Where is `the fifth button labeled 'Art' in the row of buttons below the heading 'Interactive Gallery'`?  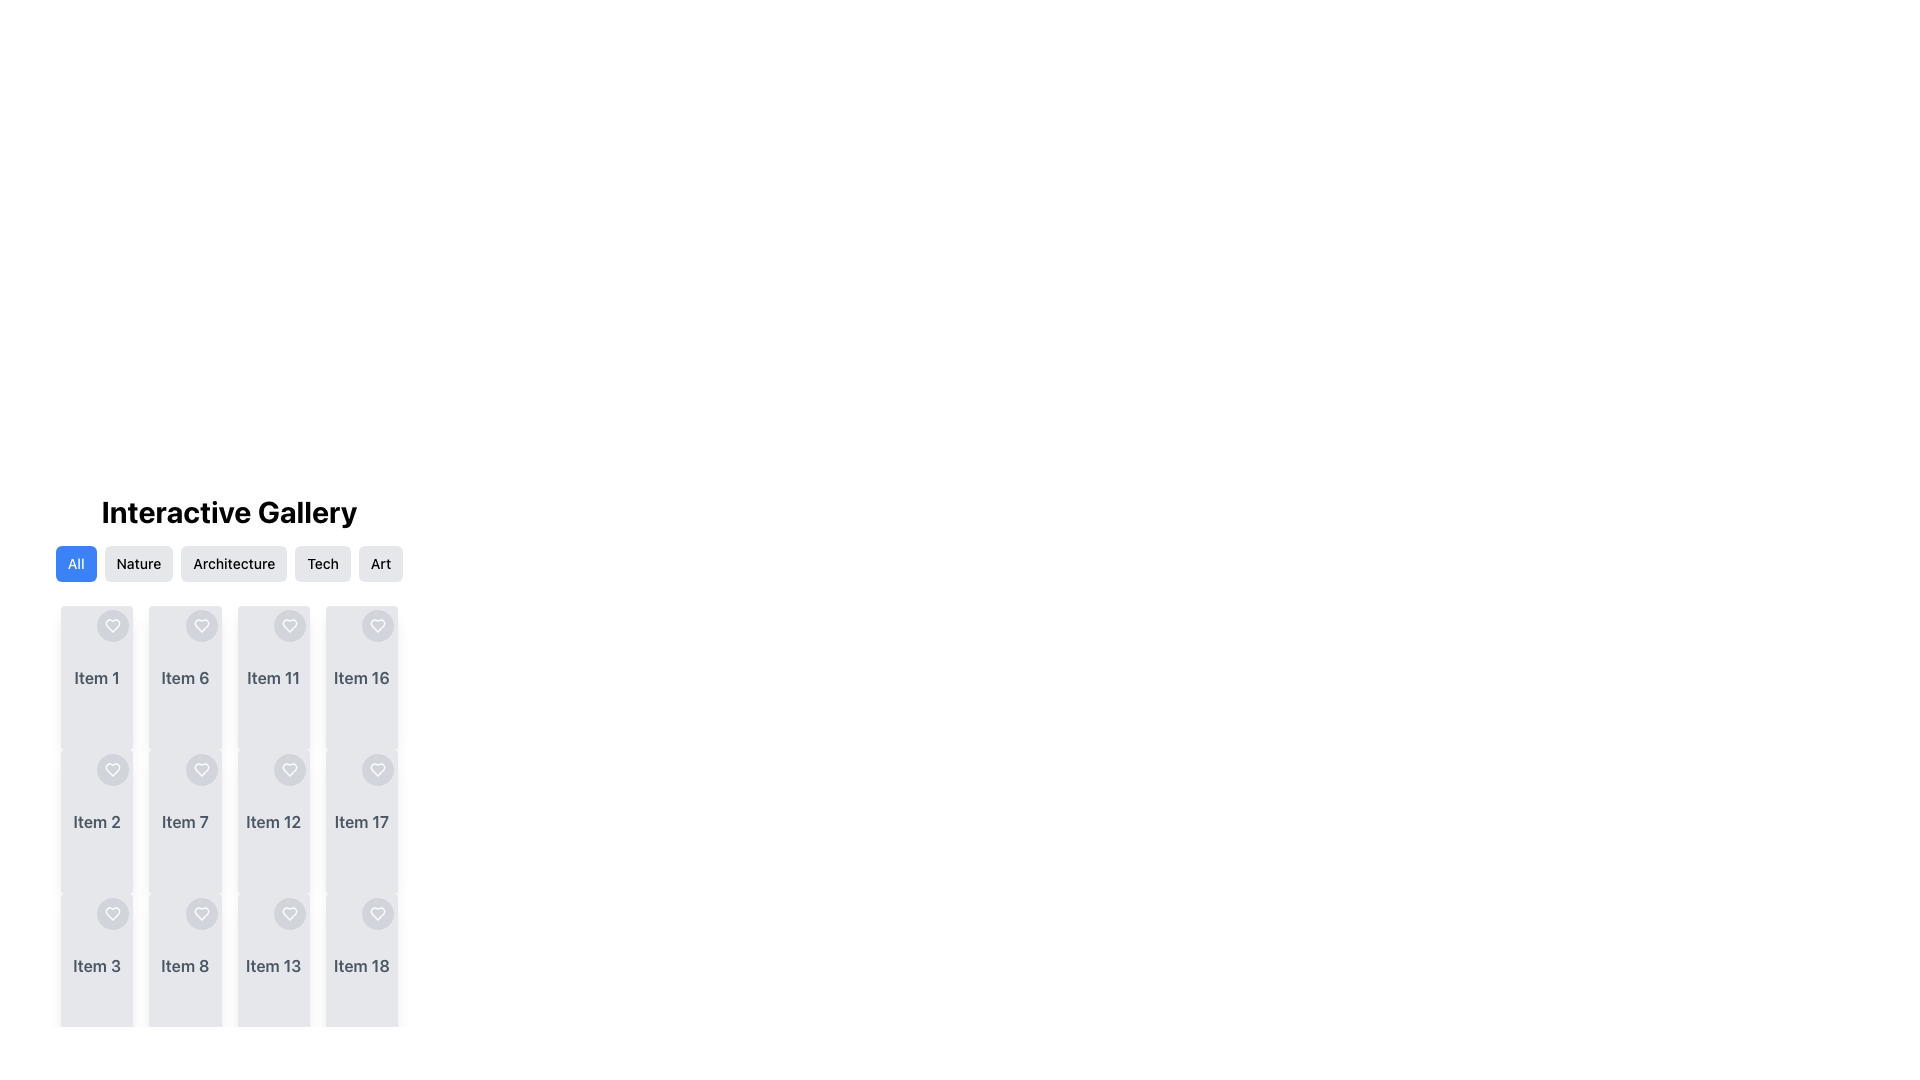 the fifth button labeled 'Art' in the row of buttons below the heading 'Interactive Gallery' is located at coordinates (381, 563).